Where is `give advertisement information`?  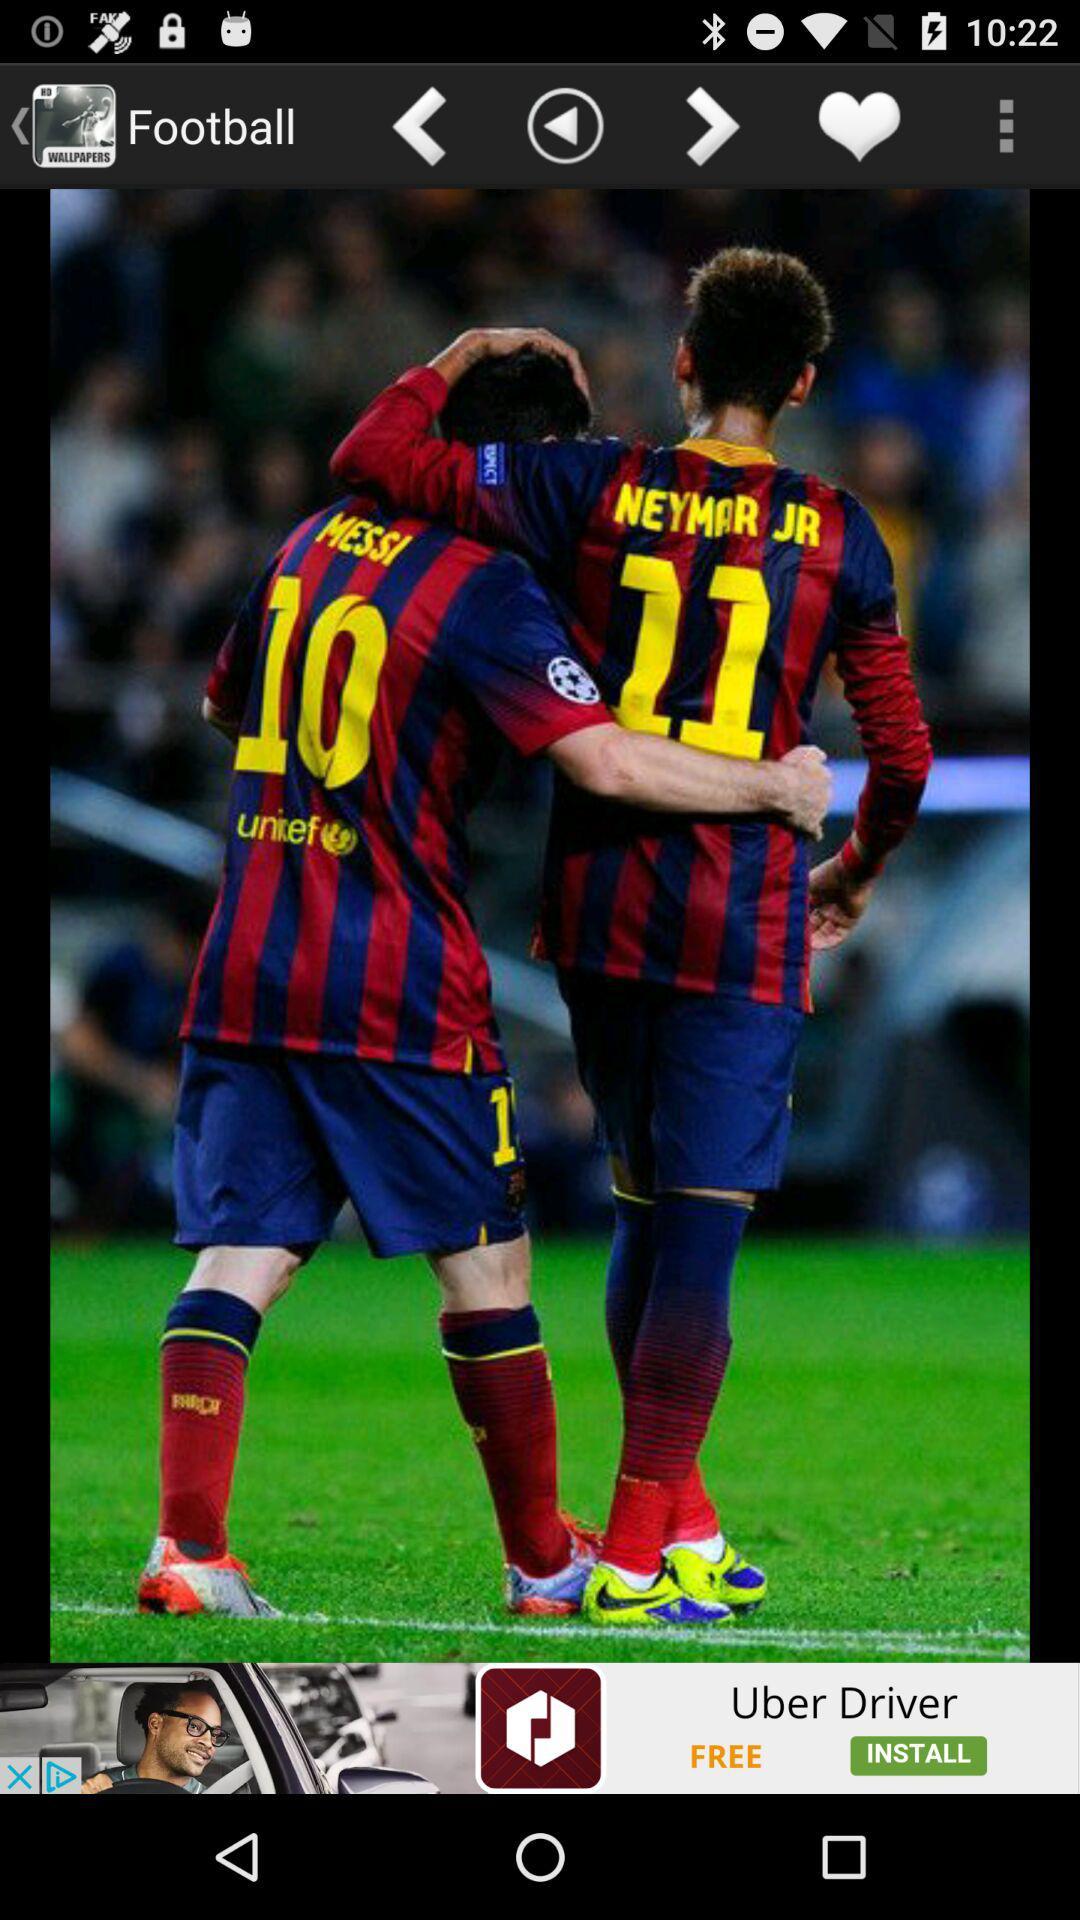
give advertisement information is located at coordinates (540, 1727).